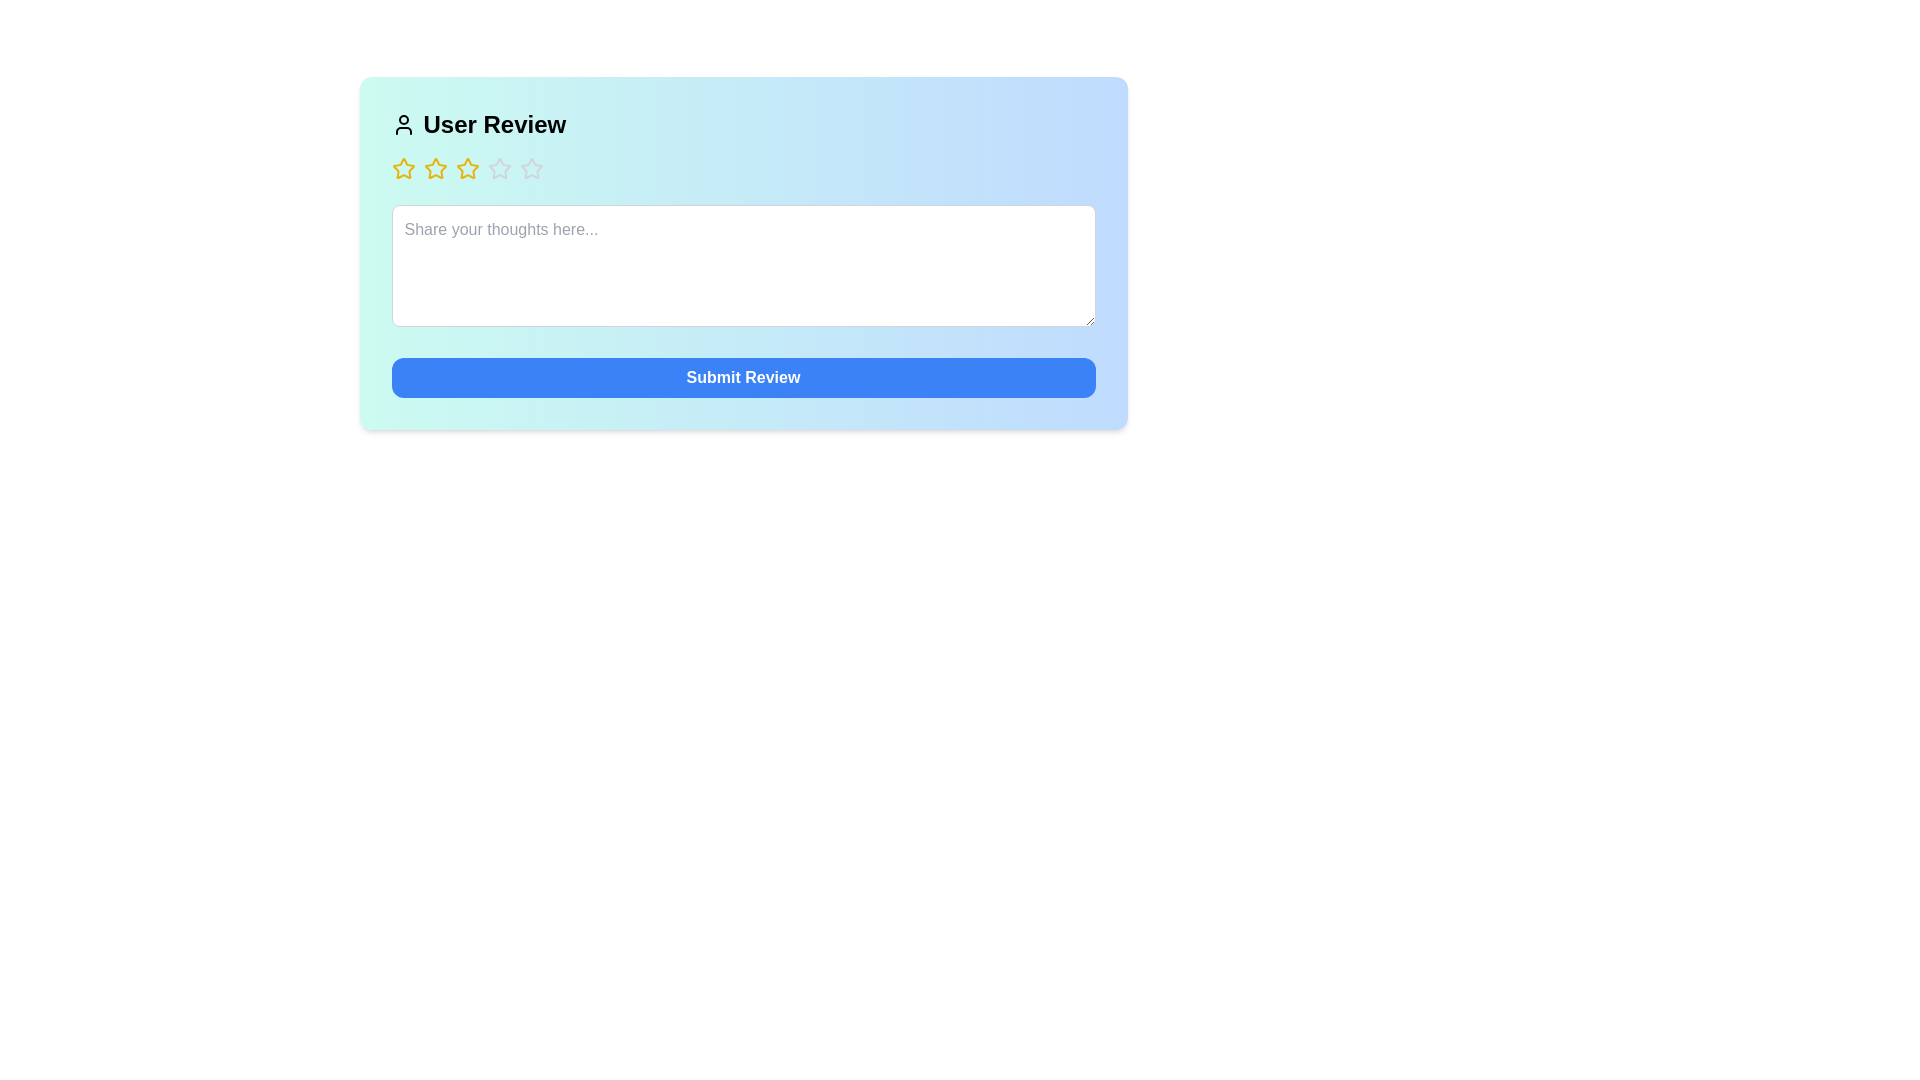 The height and width of the screenshot is (1080, 1920). I want to click on the star corresponding to the desired rating of 1 stars, so click(402, 168).